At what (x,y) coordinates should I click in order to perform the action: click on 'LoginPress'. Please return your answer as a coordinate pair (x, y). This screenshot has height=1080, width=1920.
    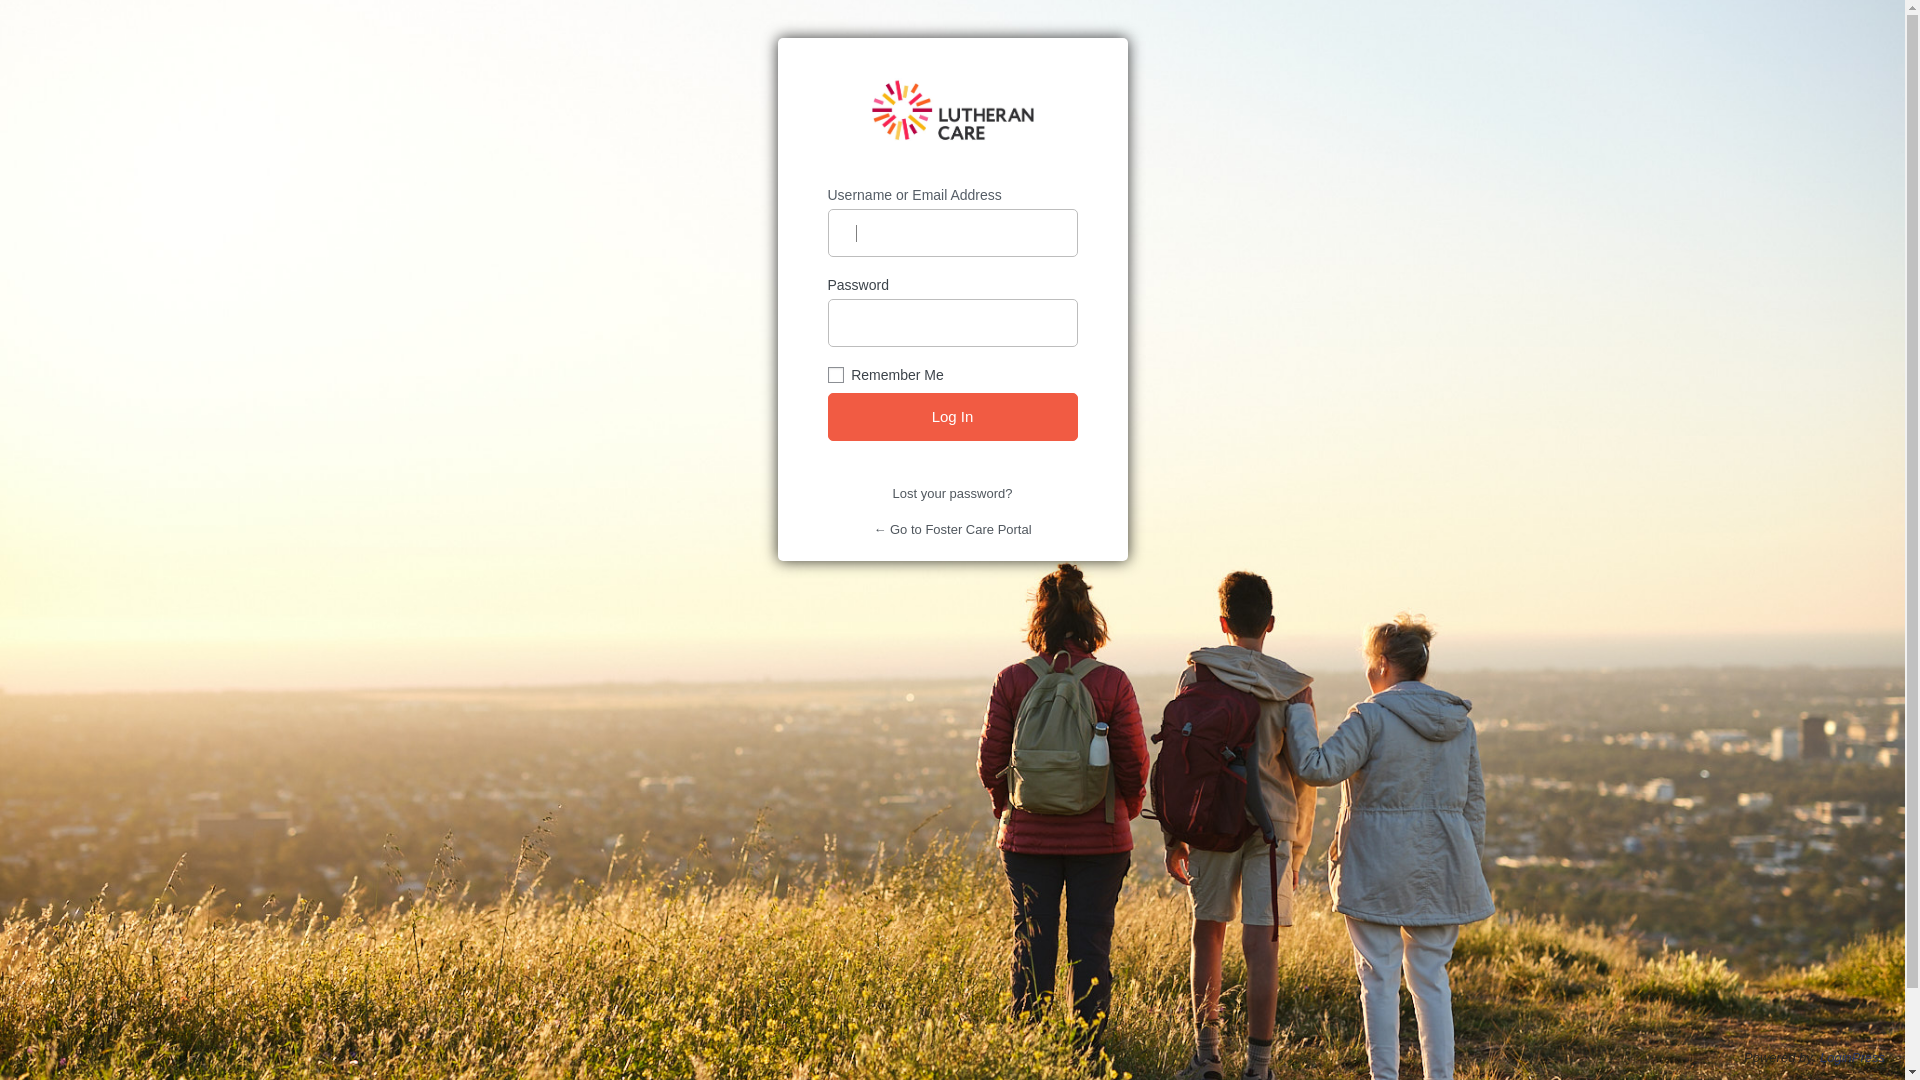
    Looking at the image, I should click on (1851, 1056).